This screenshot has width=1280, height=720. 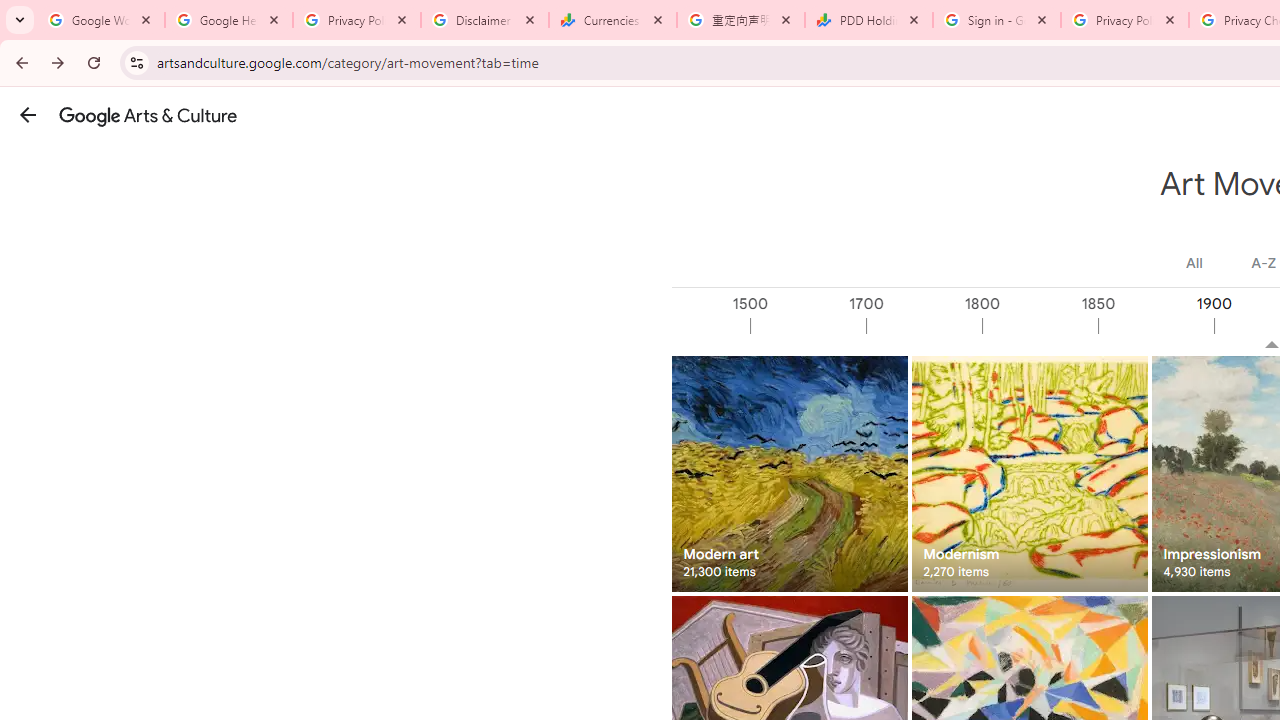 What do you see at coordinates (100, 20) in the screenshot?
I see `'Google Workspace Admin Community'` at bounding box center [100, 20].